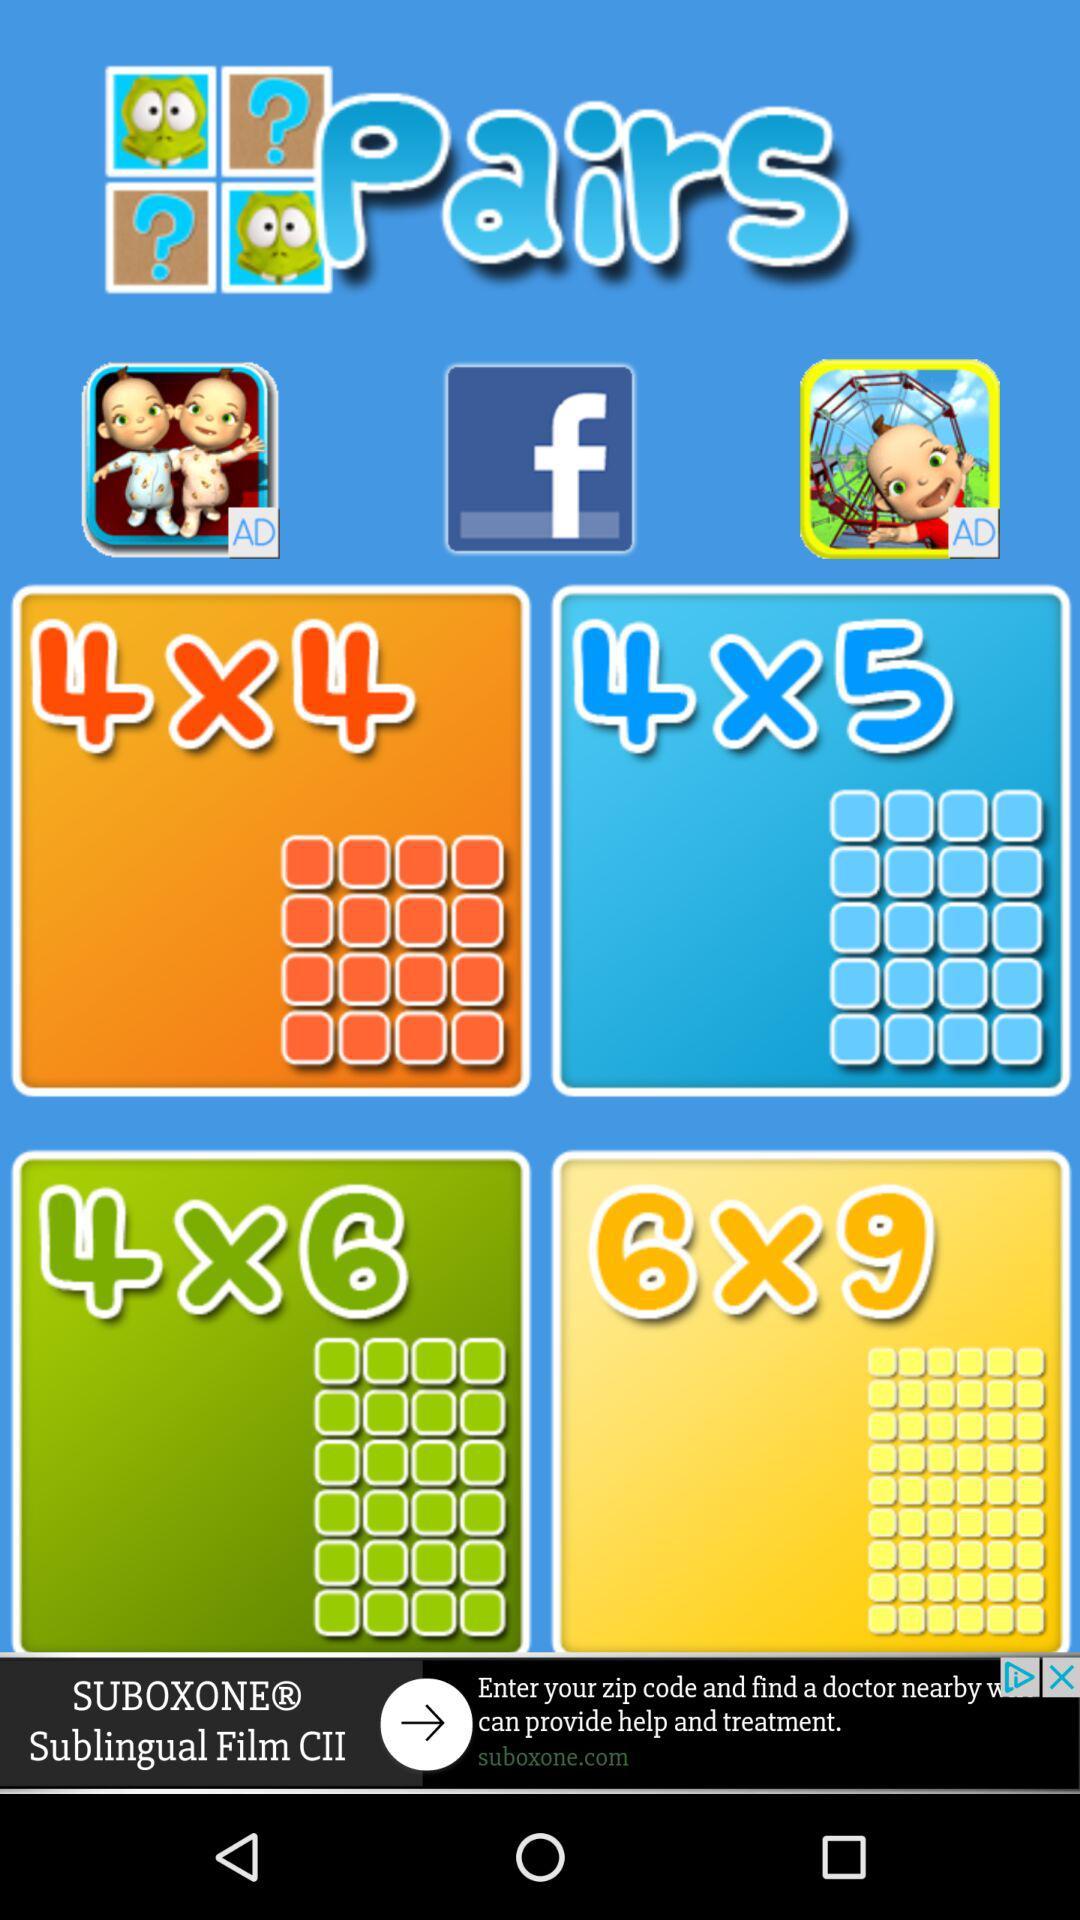  What do you see at coordinates (270, 1405) in the screenshot?
I see `game level option` at bounding box center [270, 1405].